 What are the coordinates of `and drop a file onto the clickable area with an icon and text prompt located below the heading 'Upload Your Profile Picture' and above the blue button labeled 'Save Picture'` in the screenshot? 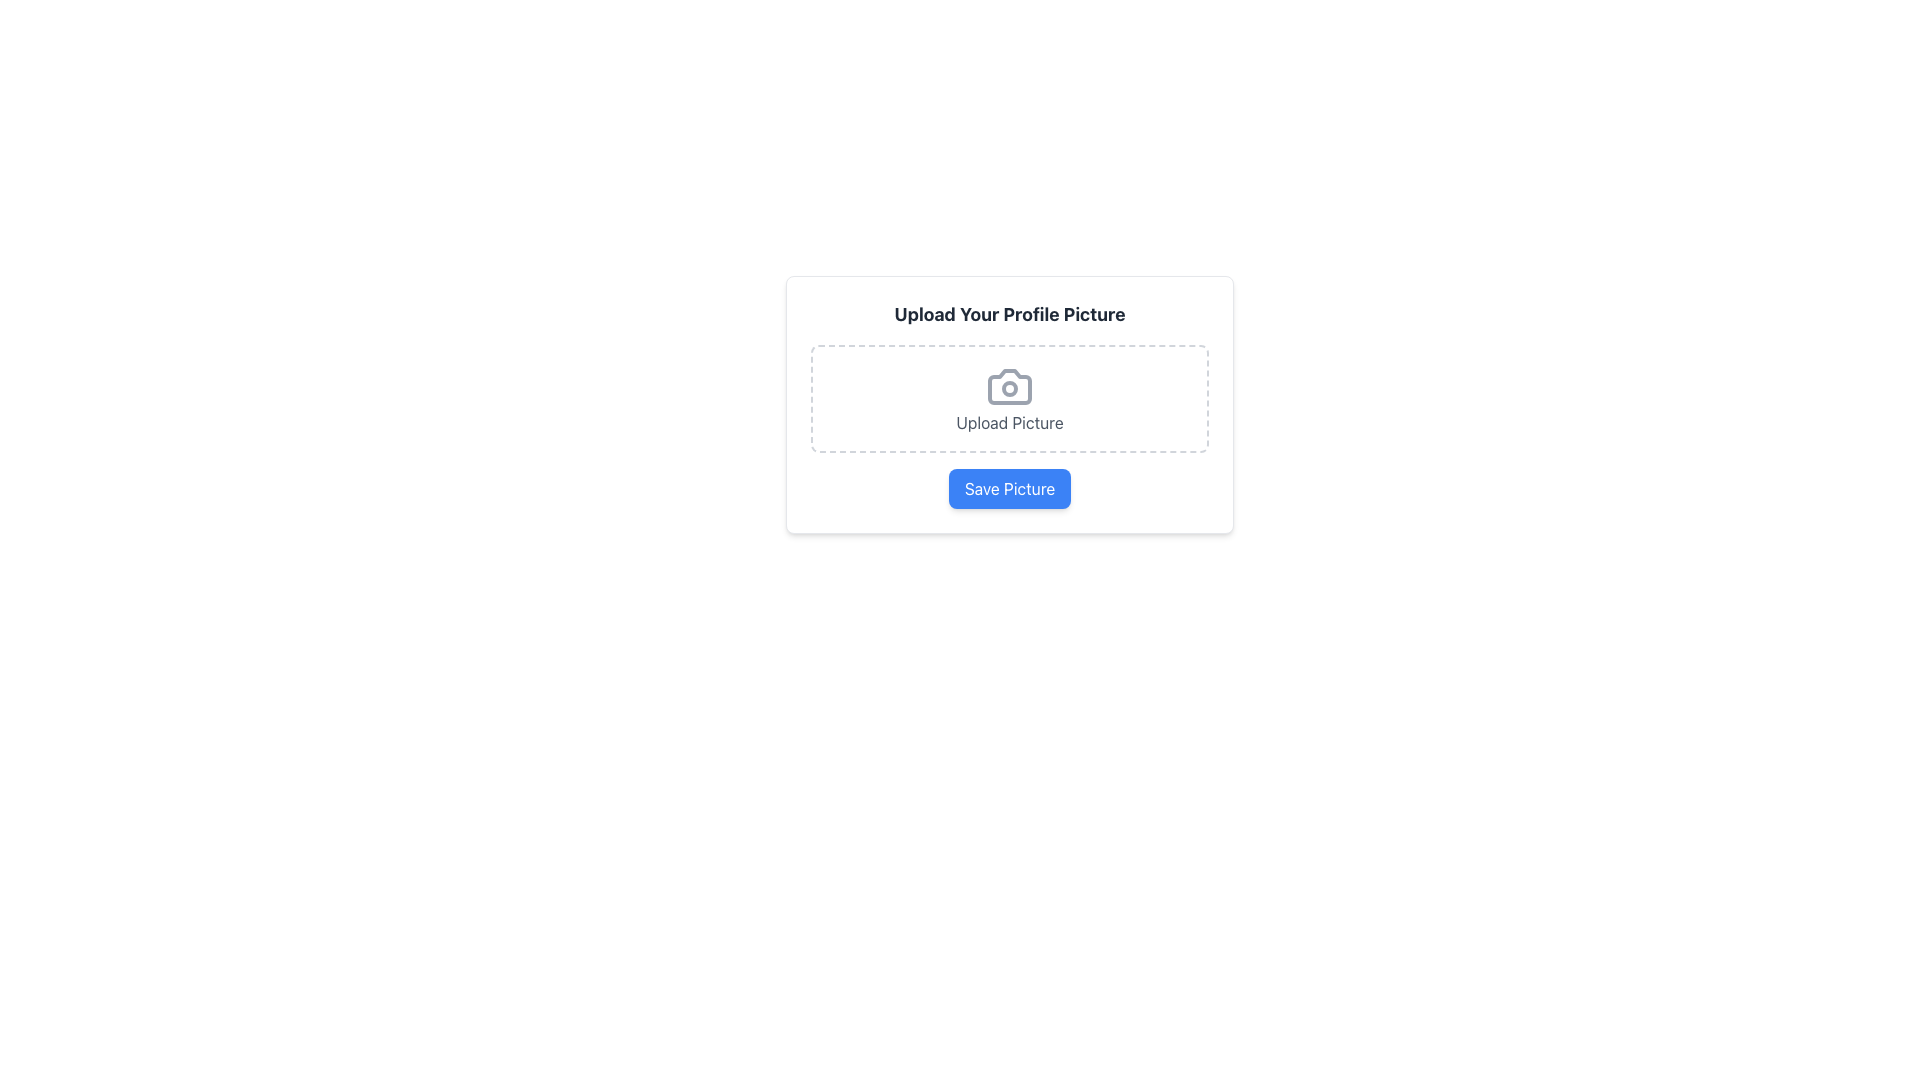 It's located at (1009, 398).